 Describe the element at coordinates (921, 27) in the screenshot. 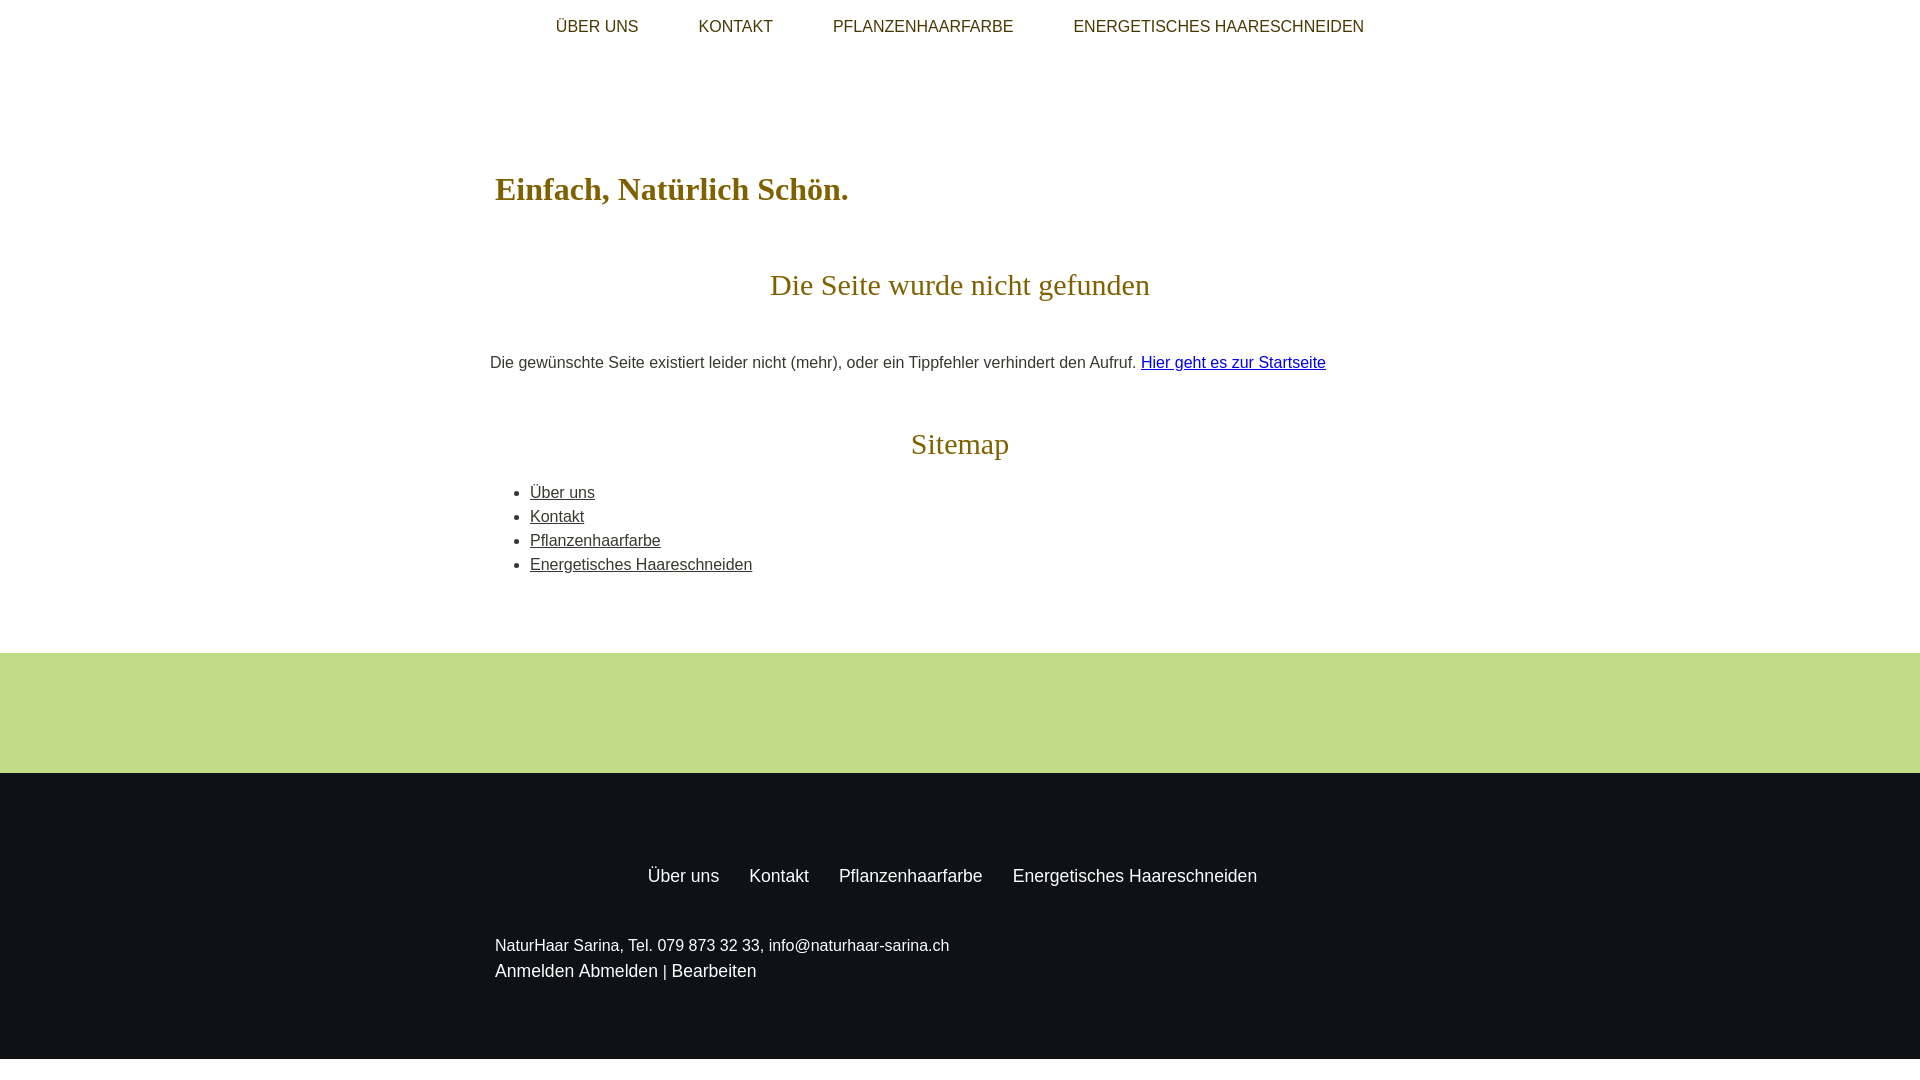

I see `'PFLANZENHAARFARBE'` at that location.